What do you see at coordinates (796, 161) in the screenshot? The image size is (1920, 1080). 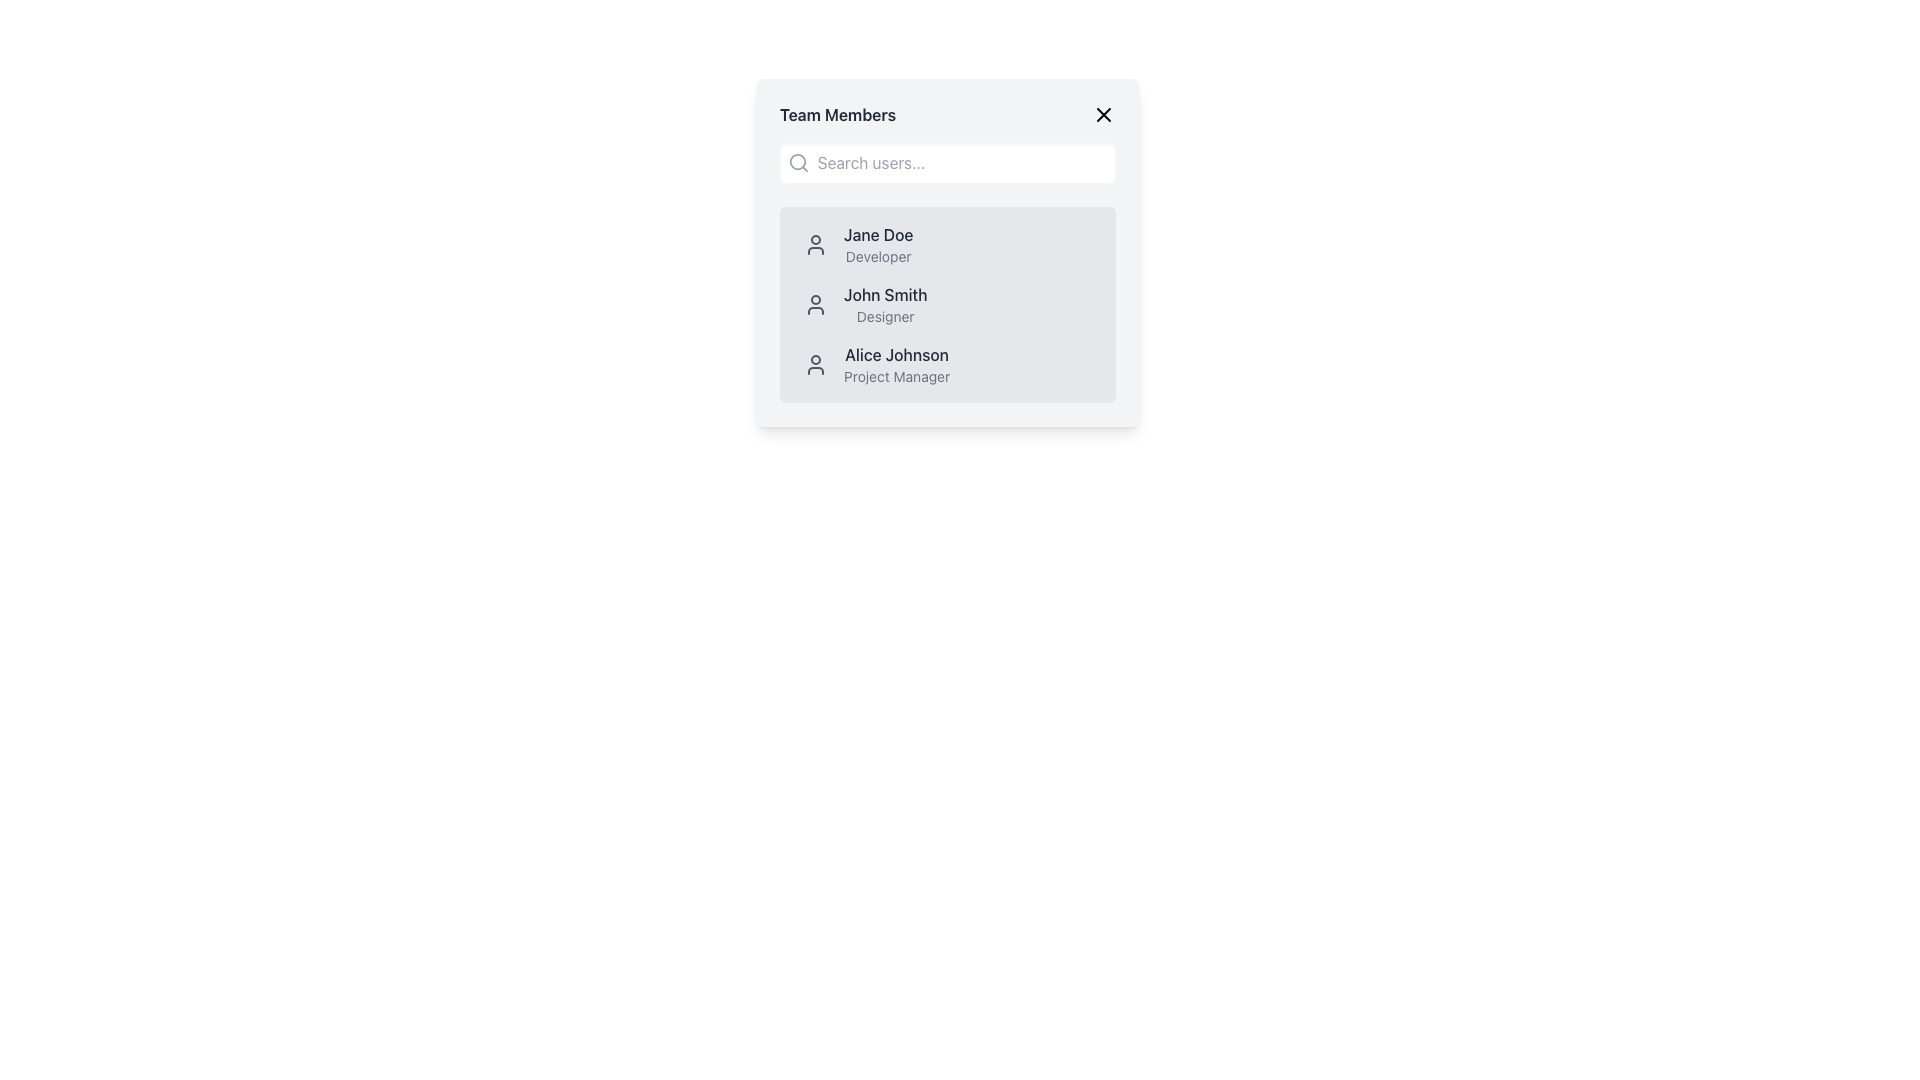 I see `the circular portion of the magnifying glass icon associated with the search functionality, located to the left of the search text field in the 'Team Members' pop-up panel` at bounding box center [796, 161].